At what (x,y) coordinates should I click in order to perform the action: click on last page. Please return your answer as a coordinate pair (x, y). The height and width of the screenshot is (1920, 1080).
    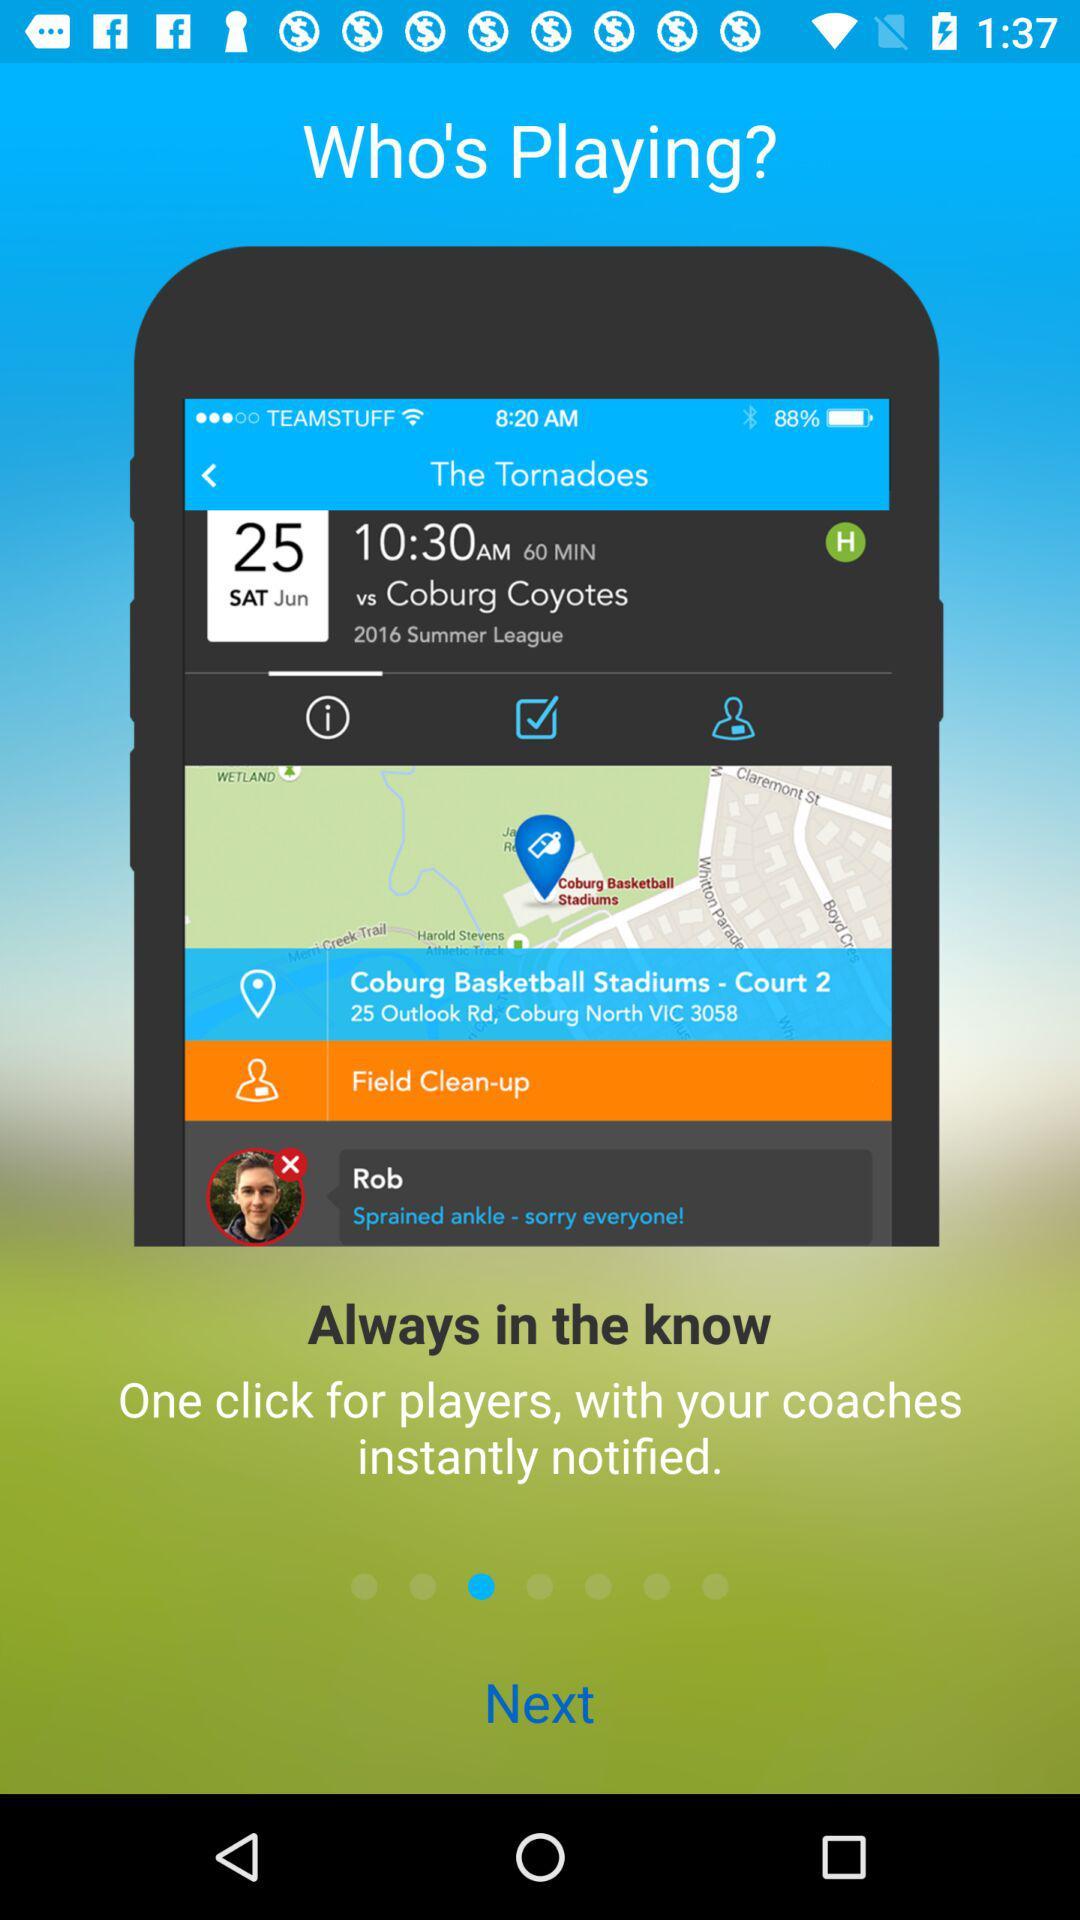
    Looking at the image, I should click on (714, 1585).